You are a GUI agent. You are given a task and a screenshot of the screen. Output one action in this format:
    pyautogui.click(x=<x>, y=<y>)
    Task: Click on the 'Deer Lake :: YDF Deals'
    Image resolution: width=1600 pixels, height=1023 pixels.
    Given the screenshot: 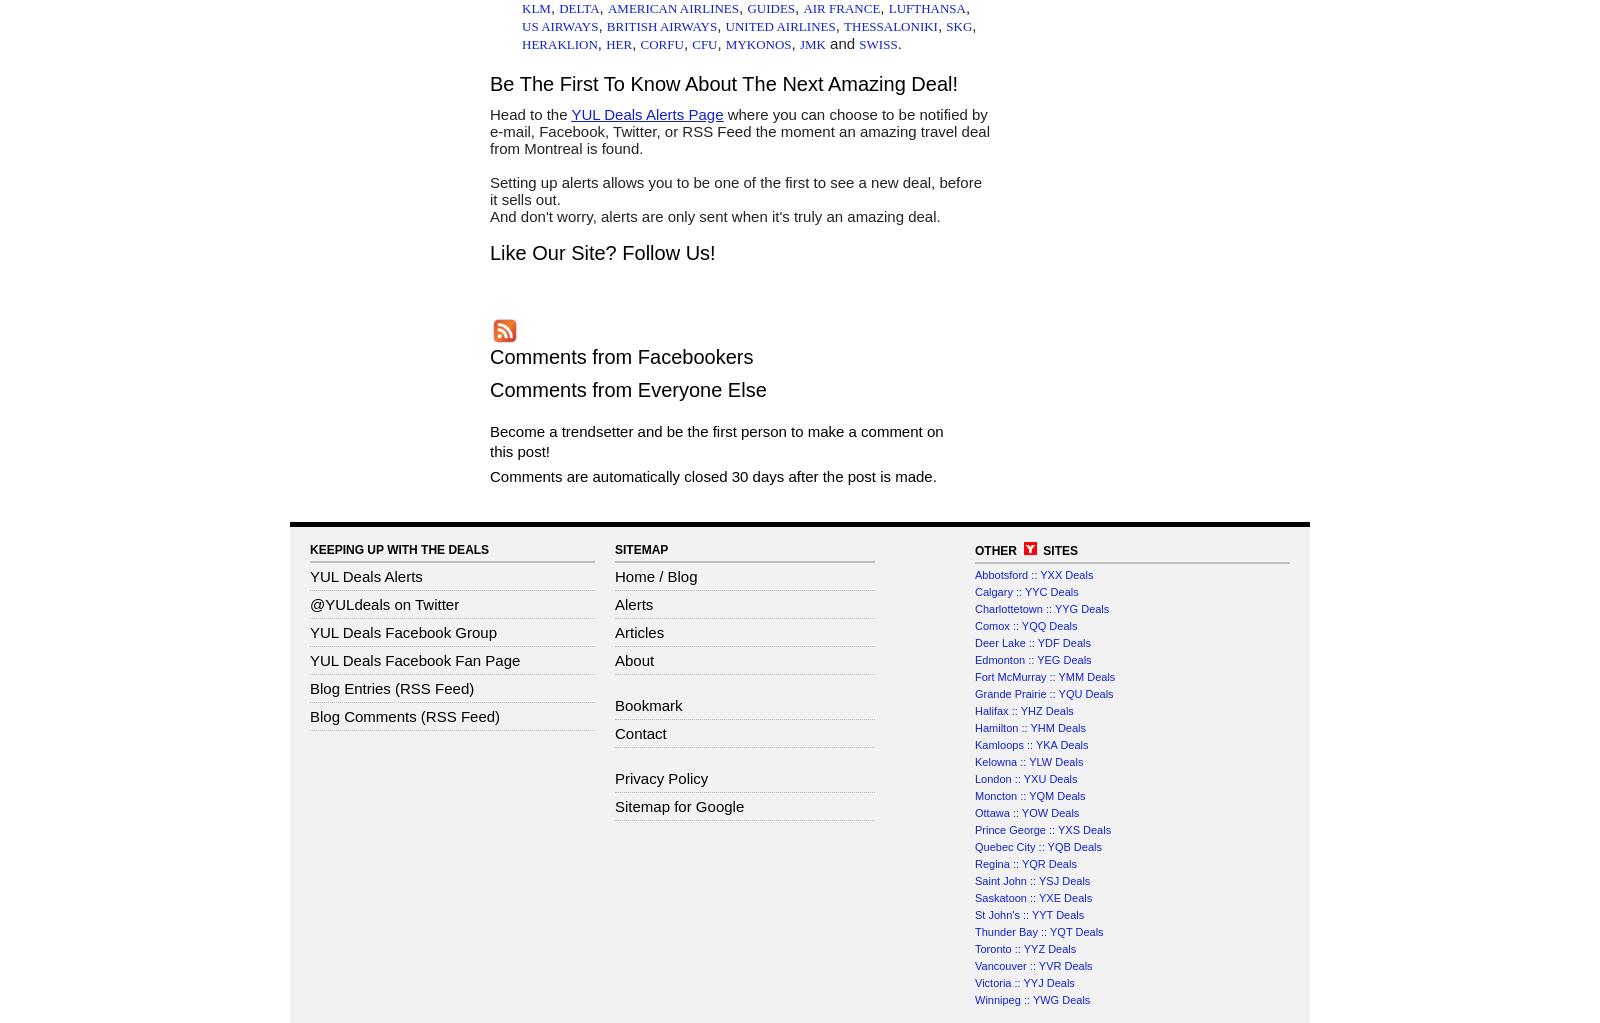 What is the action you would take?
    pyautogui.click(x=1032, y=642)
    